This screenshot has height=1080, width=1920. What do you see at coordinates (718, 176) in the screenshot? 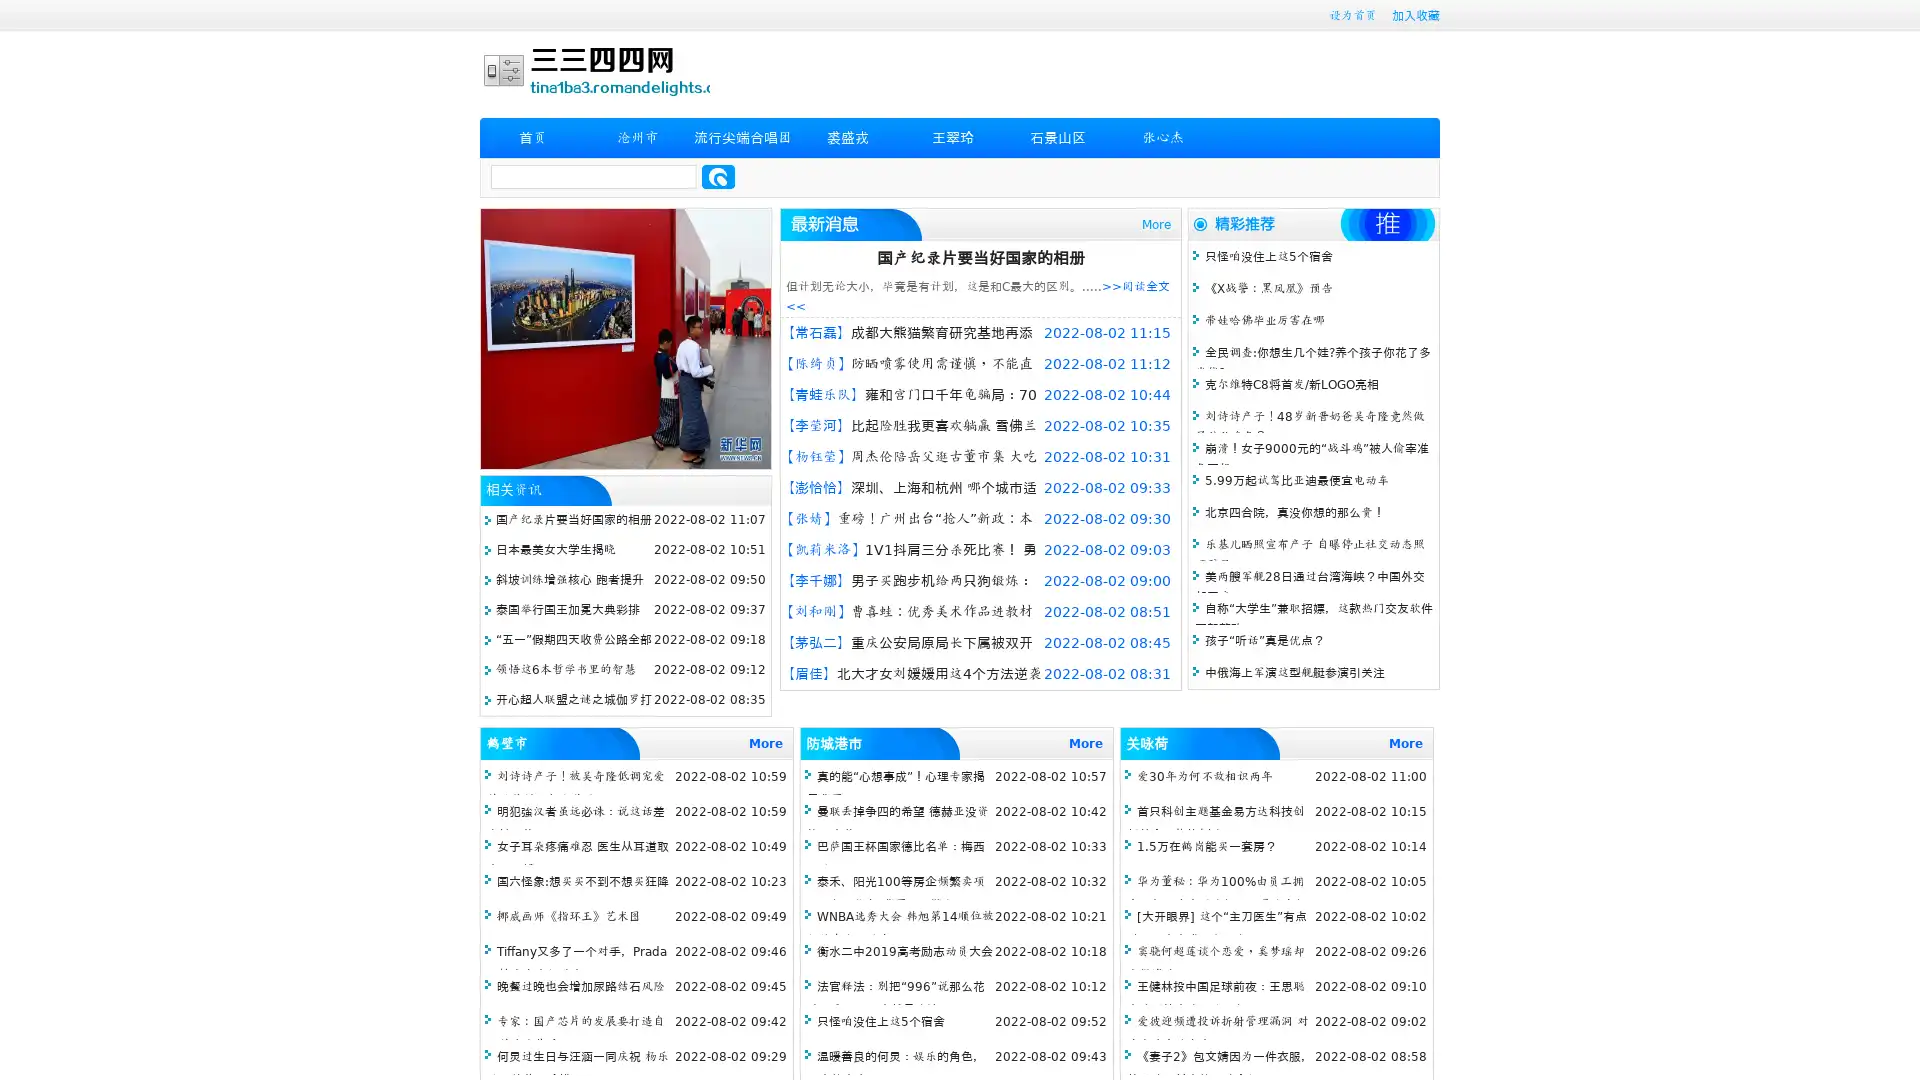
I see `Search` at bounding box center [718, 176].